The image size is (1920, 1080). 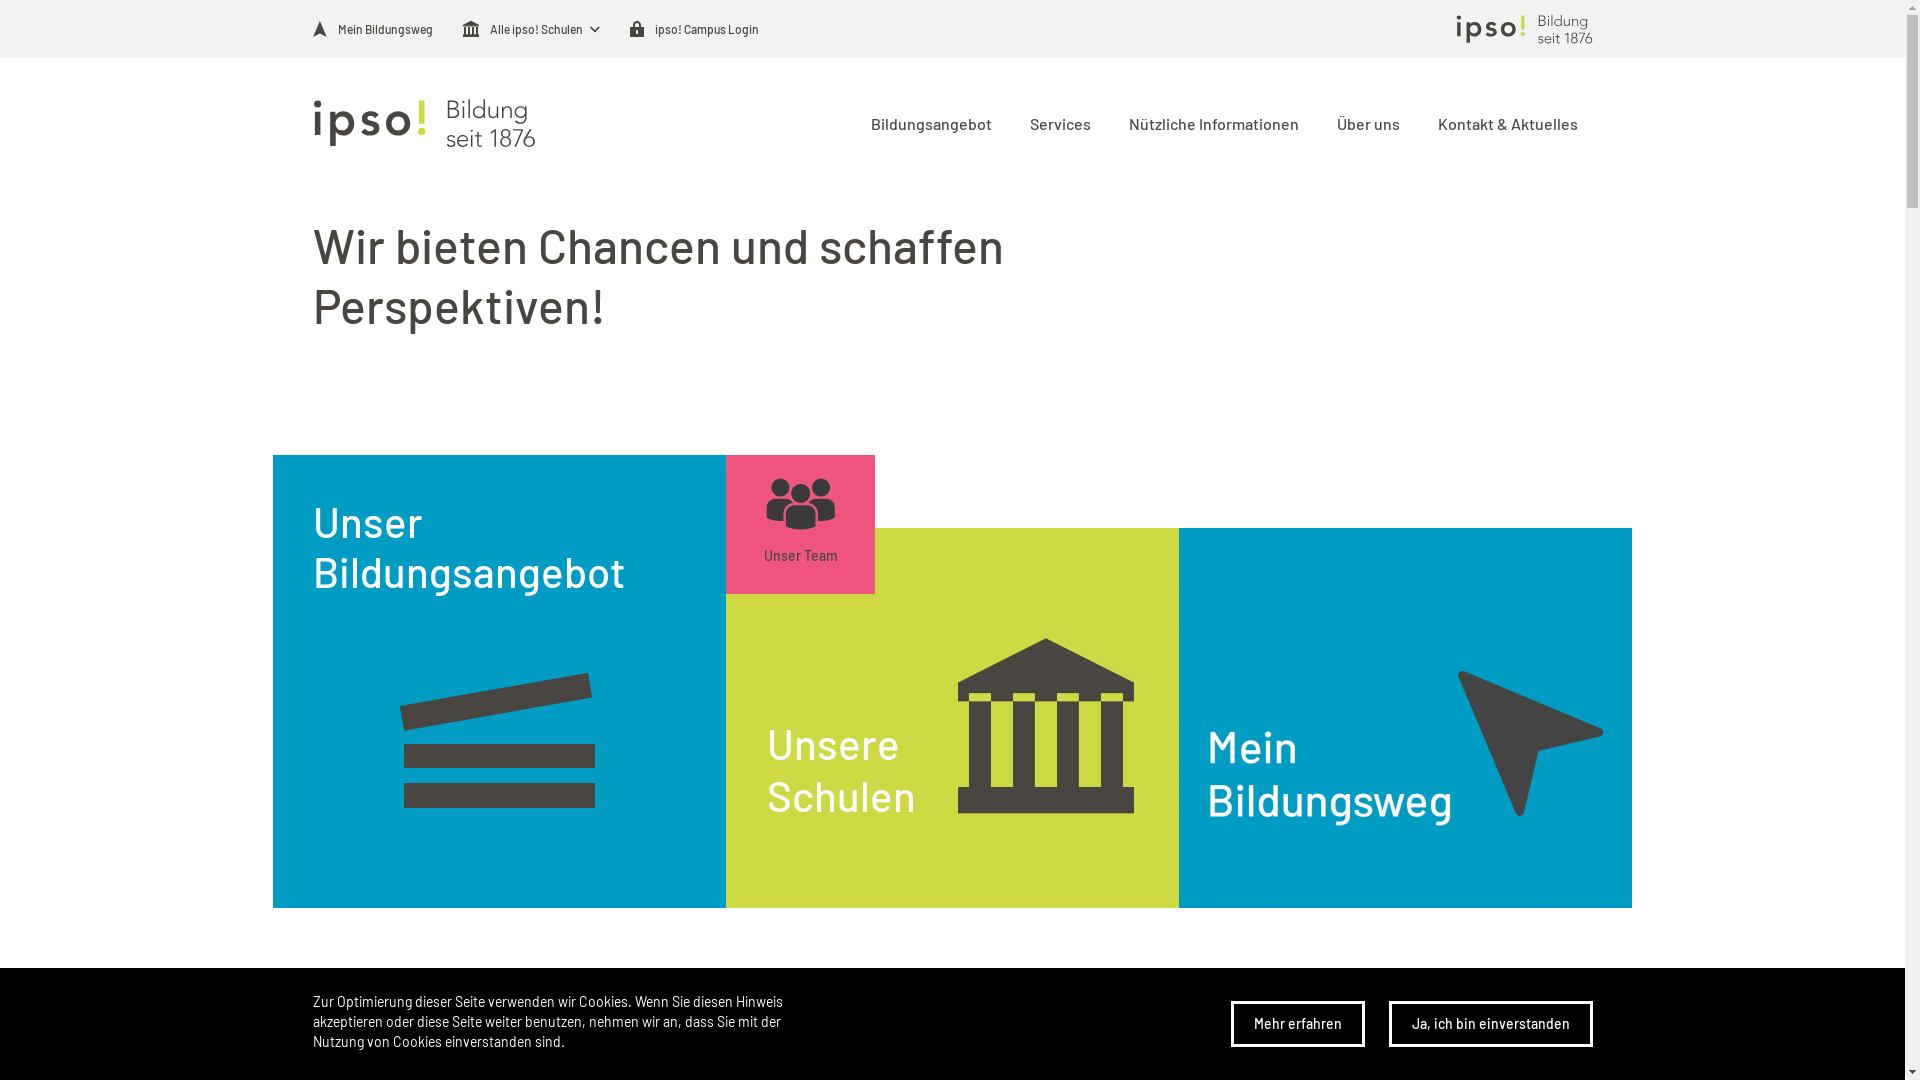 I want to click on 'Unsere, so click(x=951, y=717).